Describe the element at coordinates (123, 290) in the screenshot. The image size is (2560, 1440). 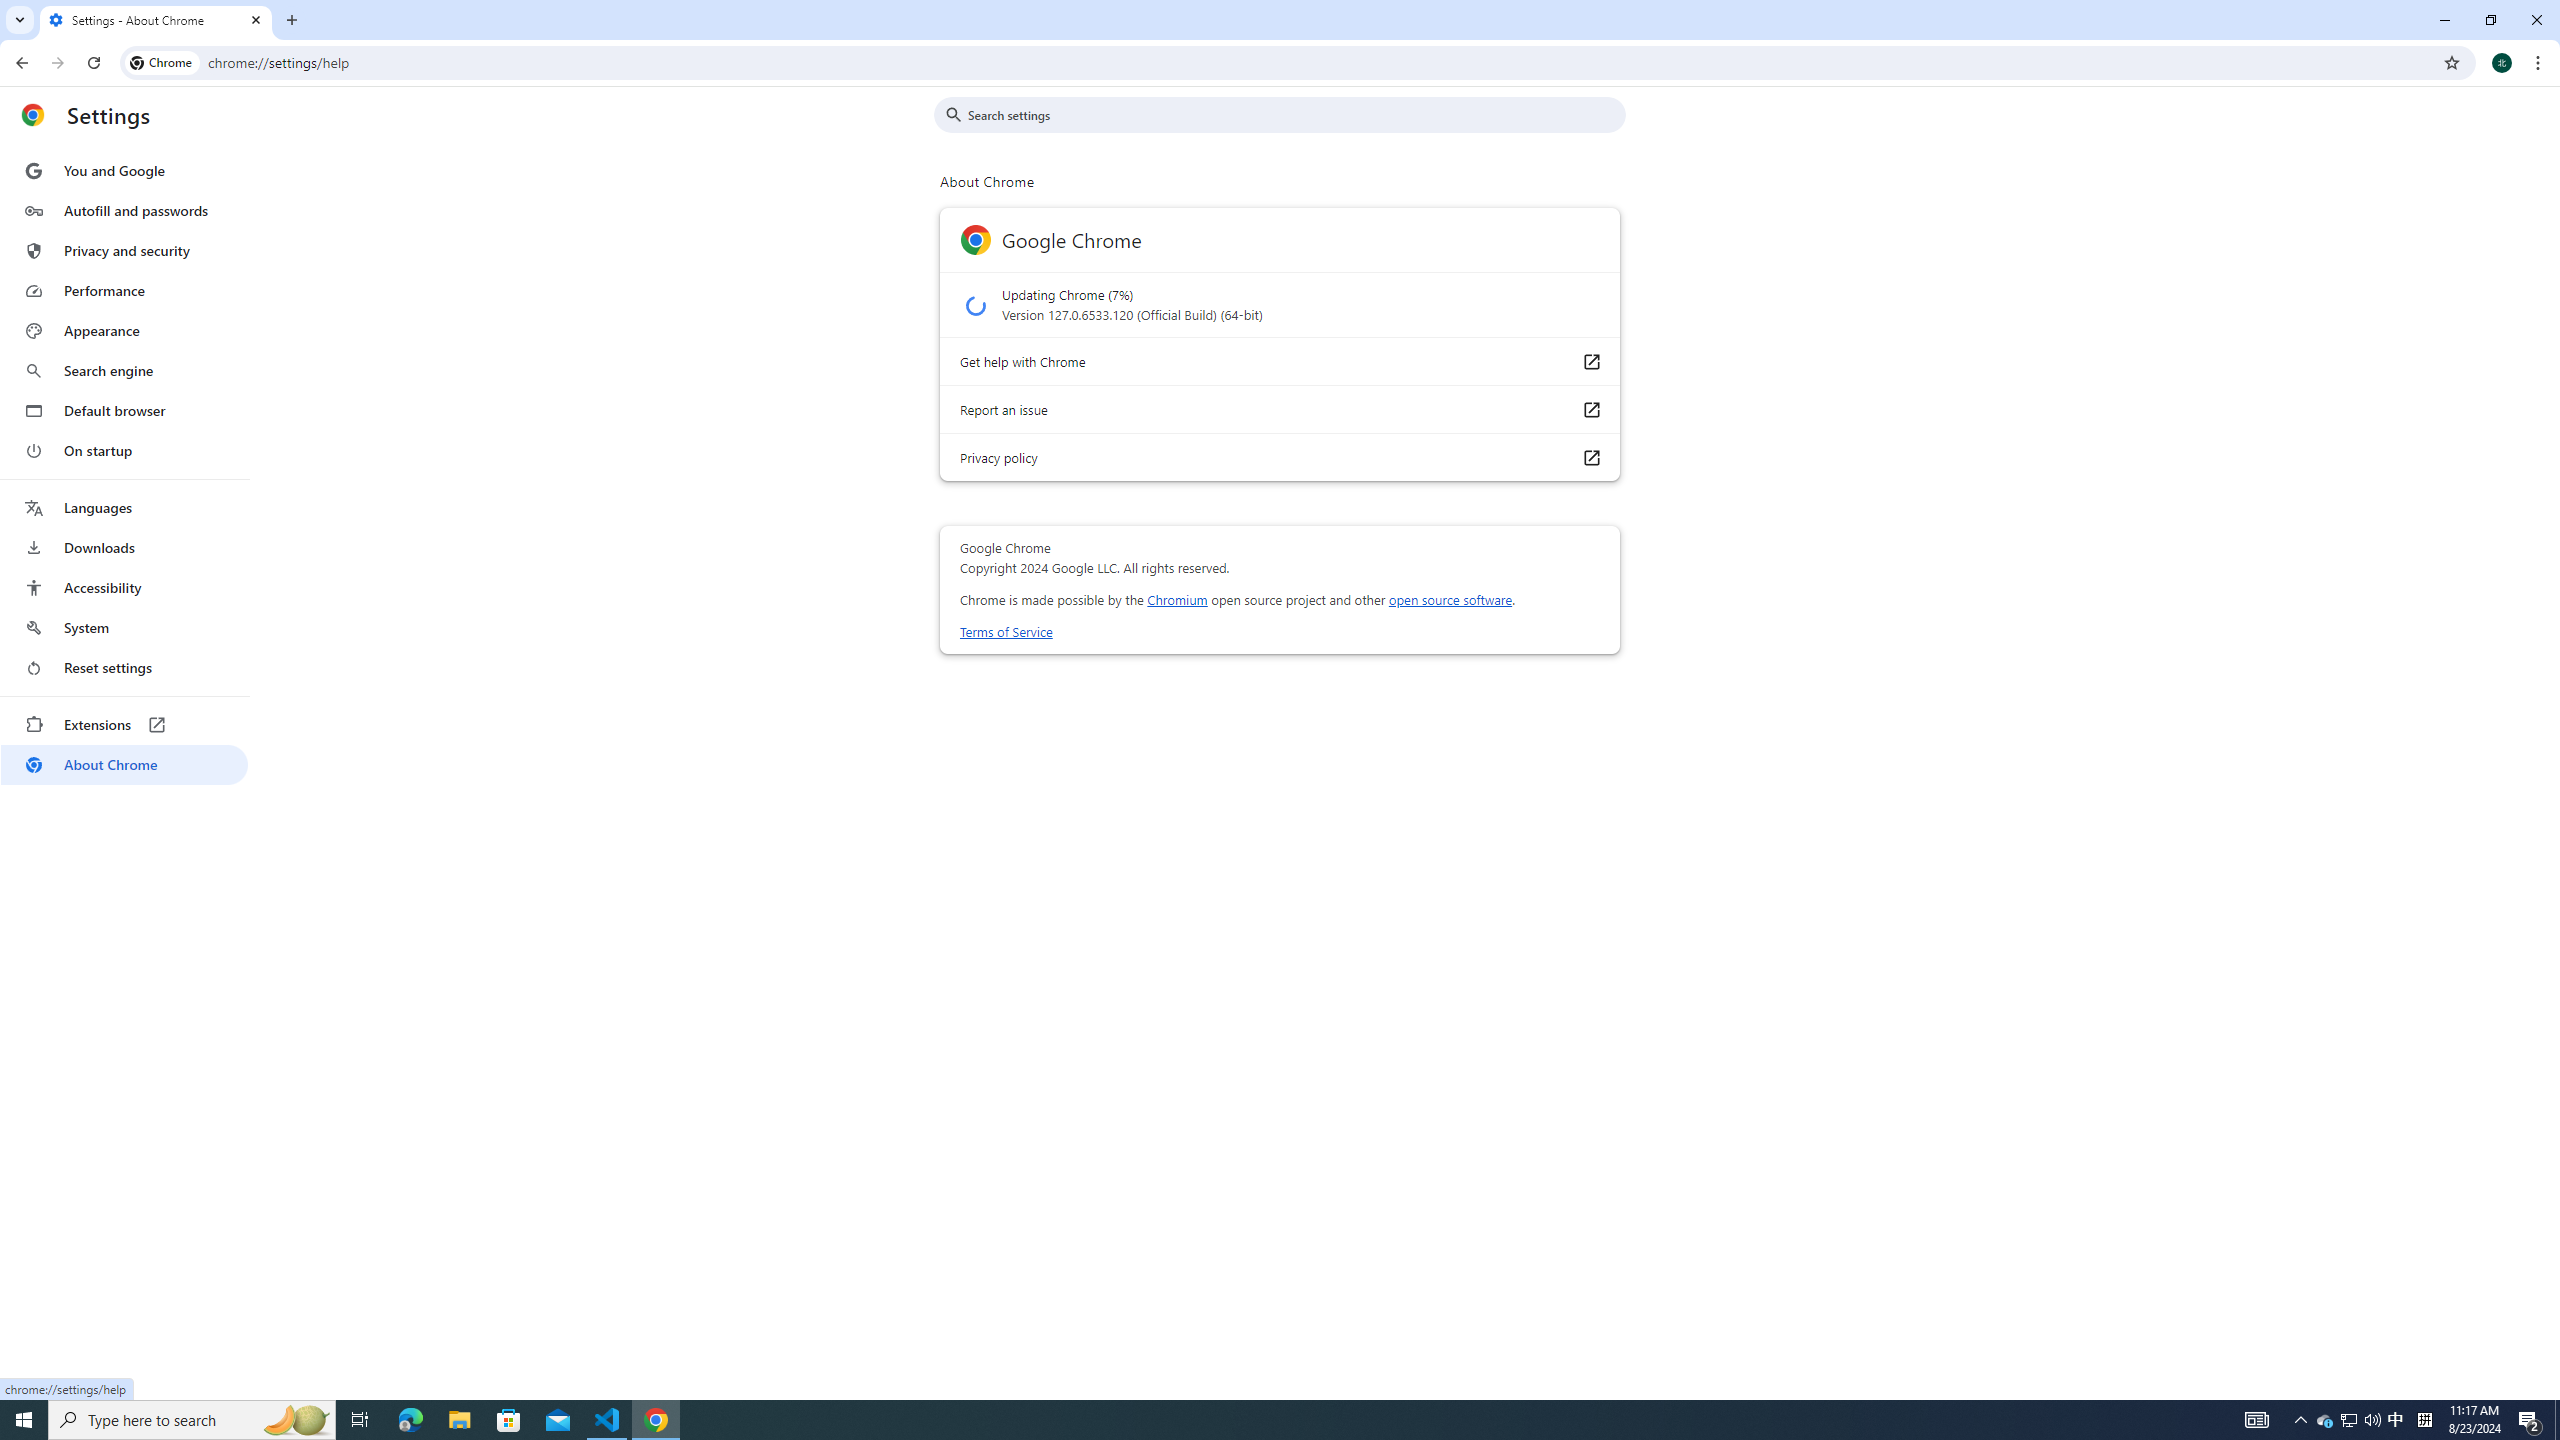
I see `'Performance'` at that location.